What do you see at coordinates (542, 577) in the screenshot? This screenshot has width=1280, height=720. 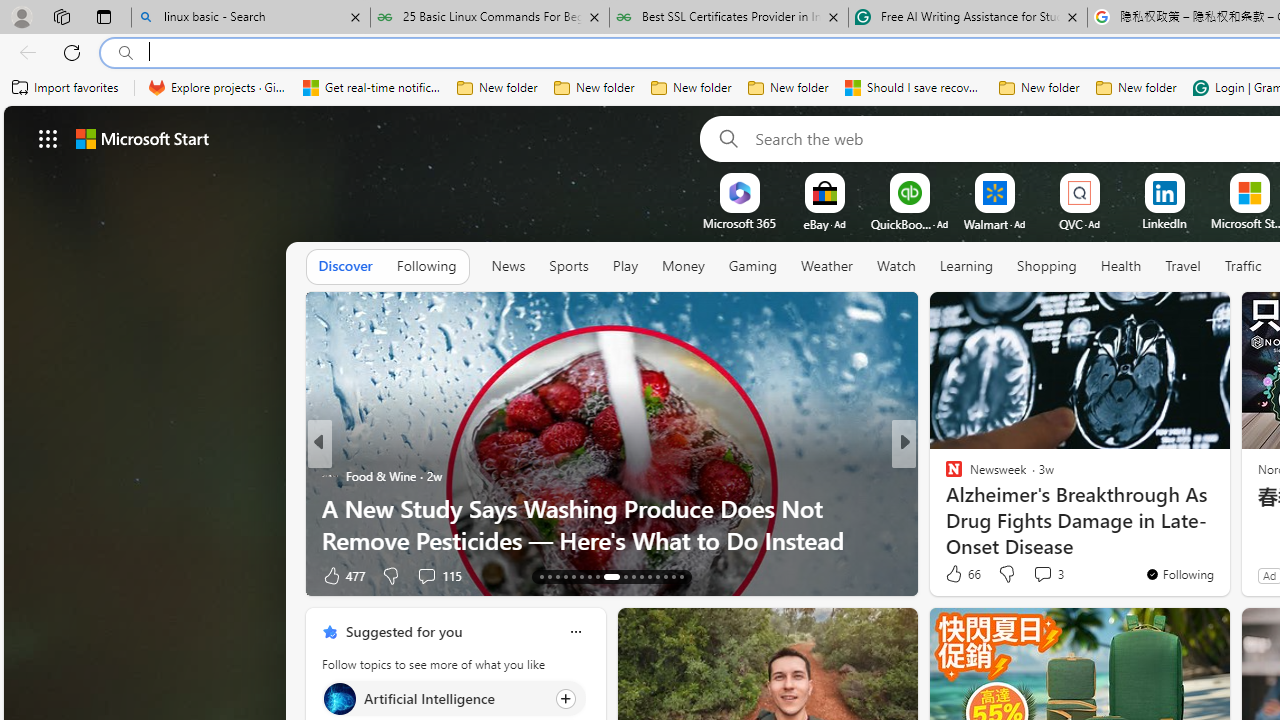 I see `'AutomationID: tab-13'` at bounding box center [542, 577].